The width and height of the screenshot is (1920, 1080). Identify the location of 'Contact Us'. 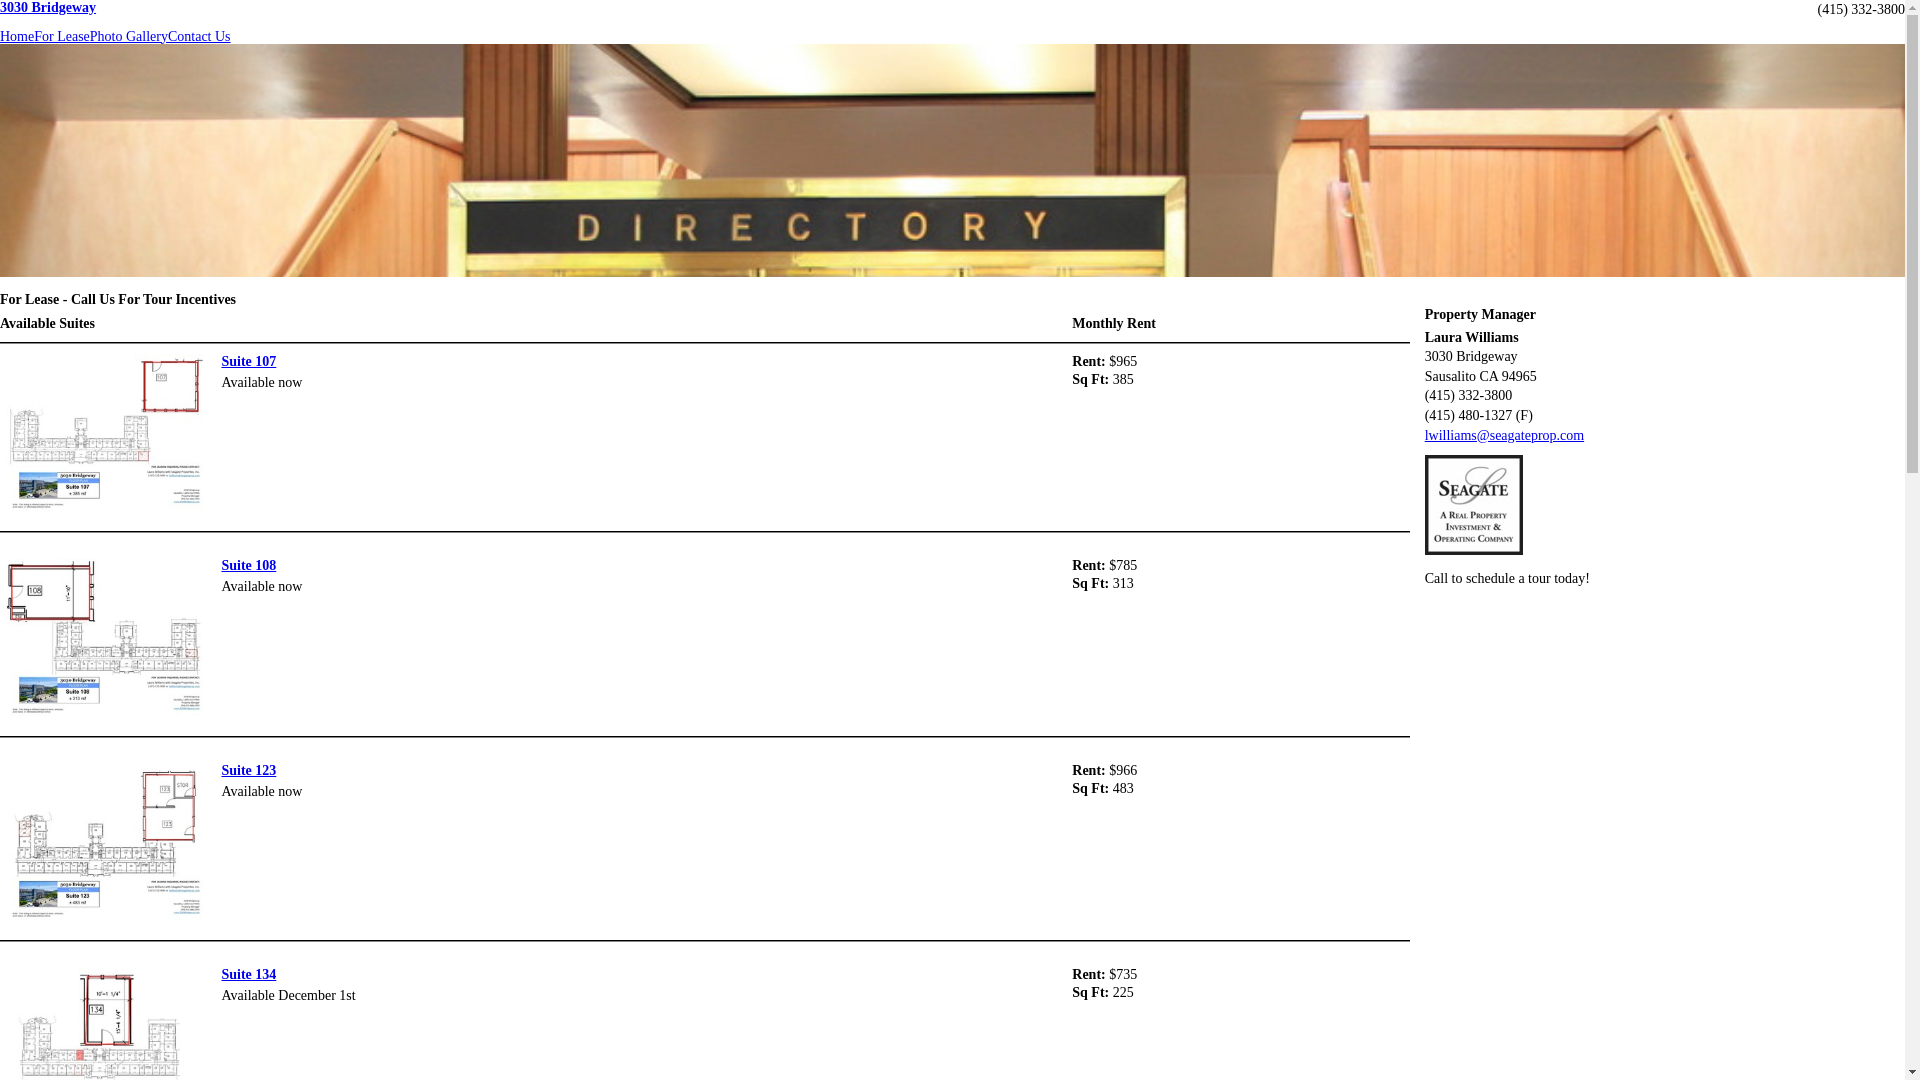
(199, 37).